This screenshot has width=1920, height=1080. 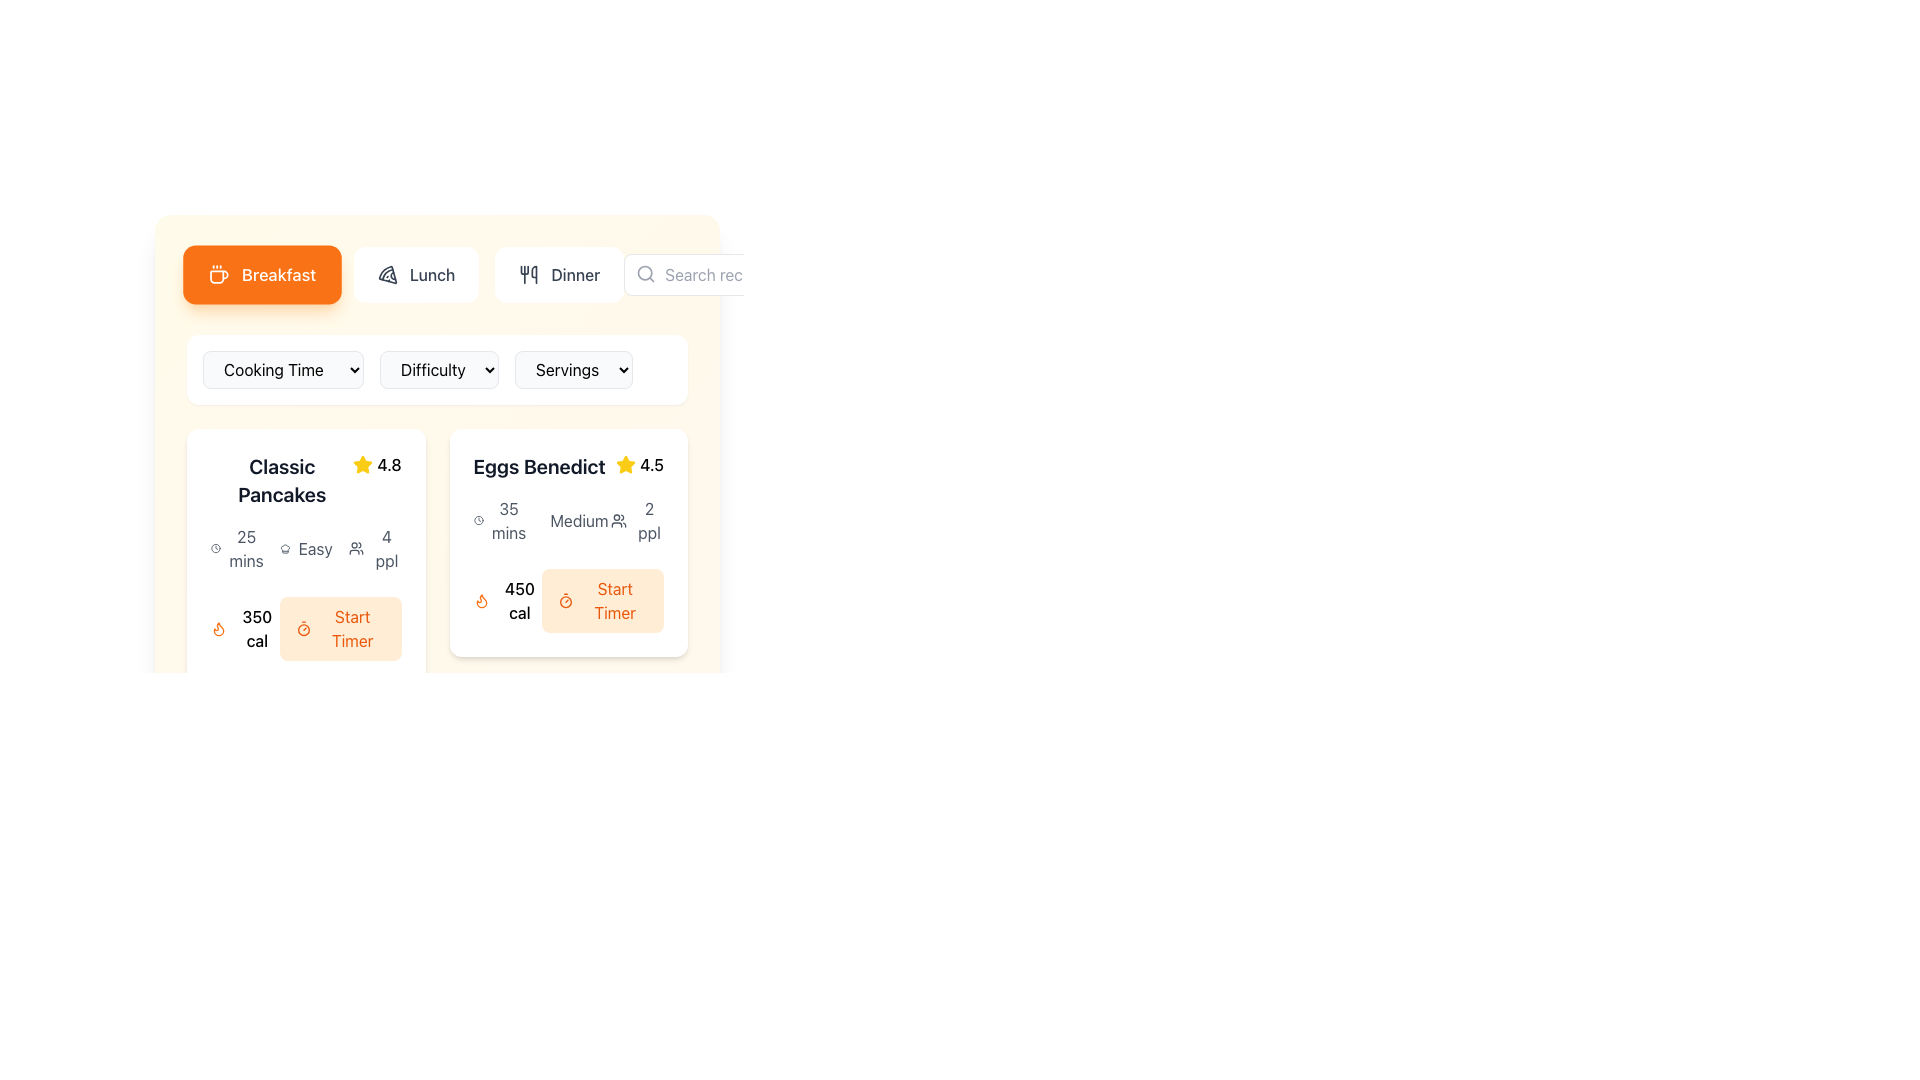 I want to click on caloric information from the label in the composite UI component under the 'Eggs Benedict' section, which includes a button to start a timer, so click(x=567, y=600).